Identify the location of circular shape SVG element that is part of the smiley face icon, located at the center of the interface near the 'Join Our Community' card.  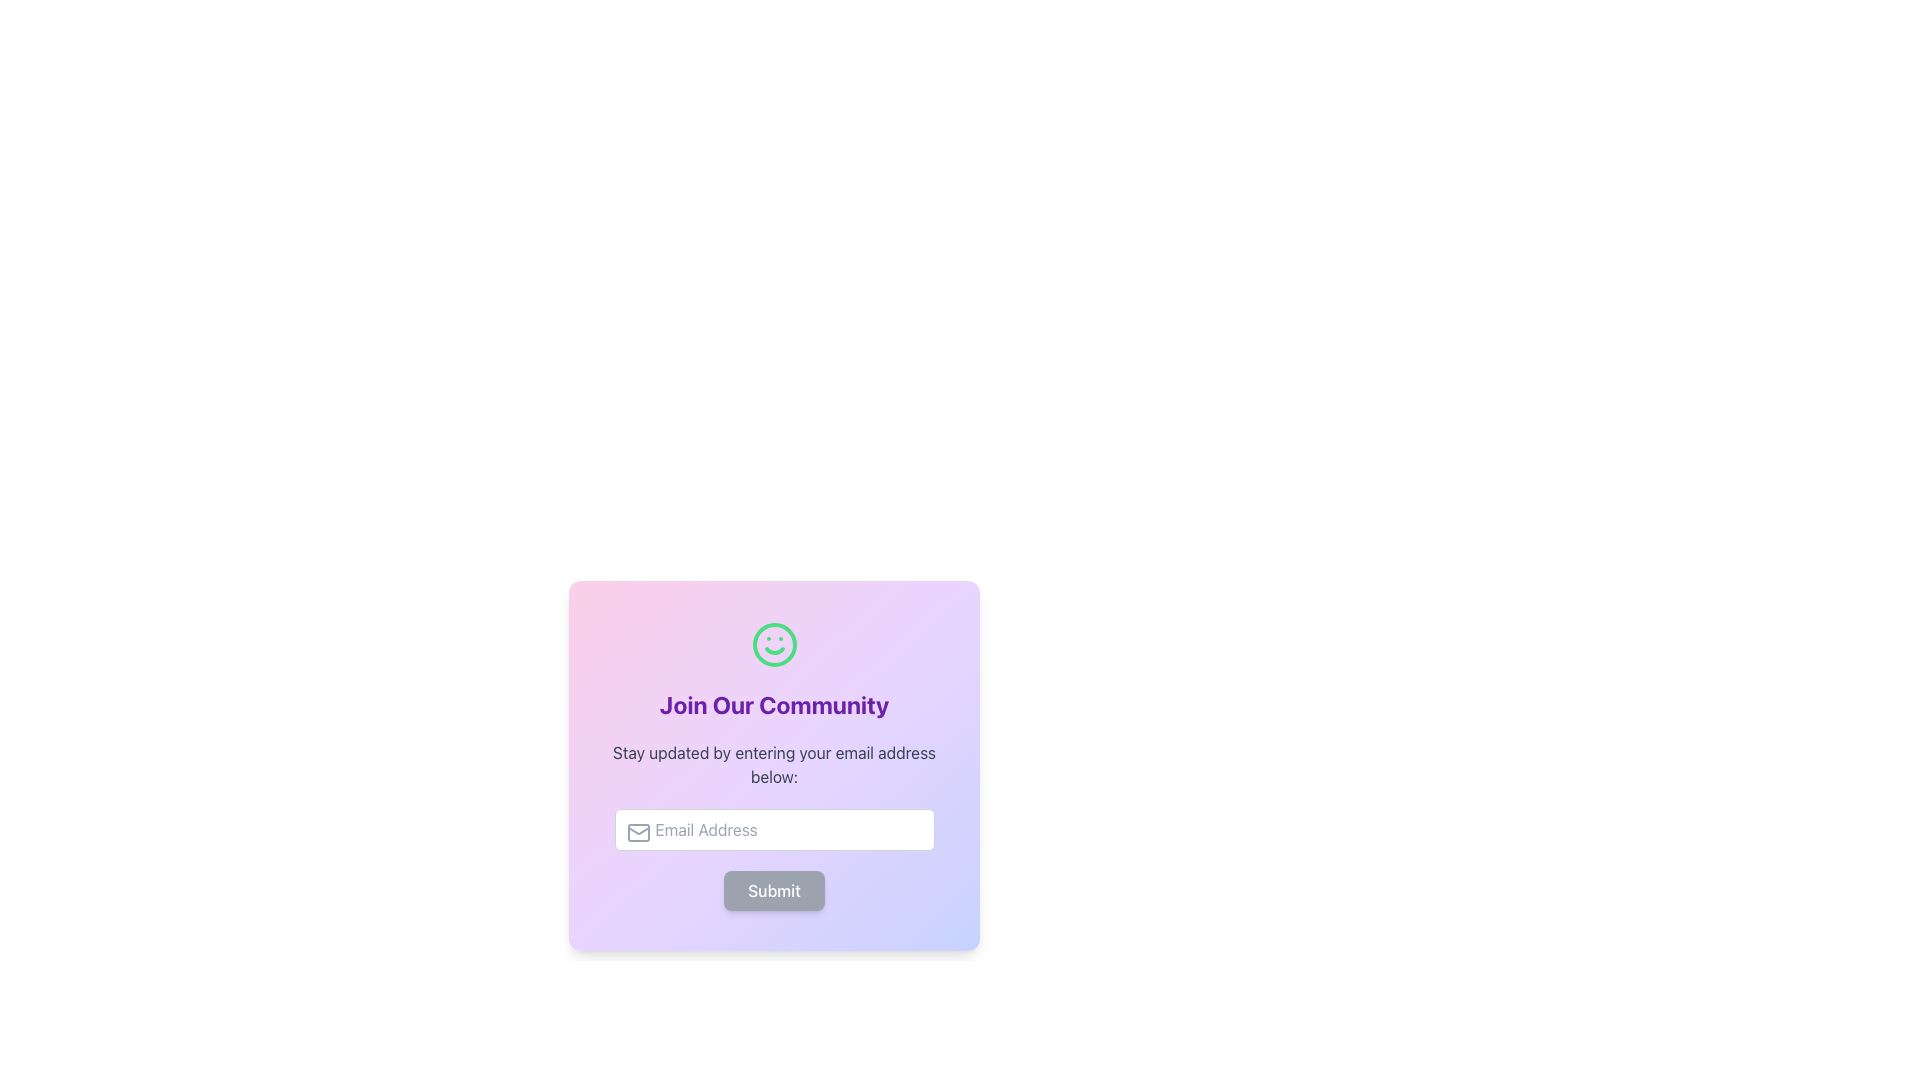
(773, 644).